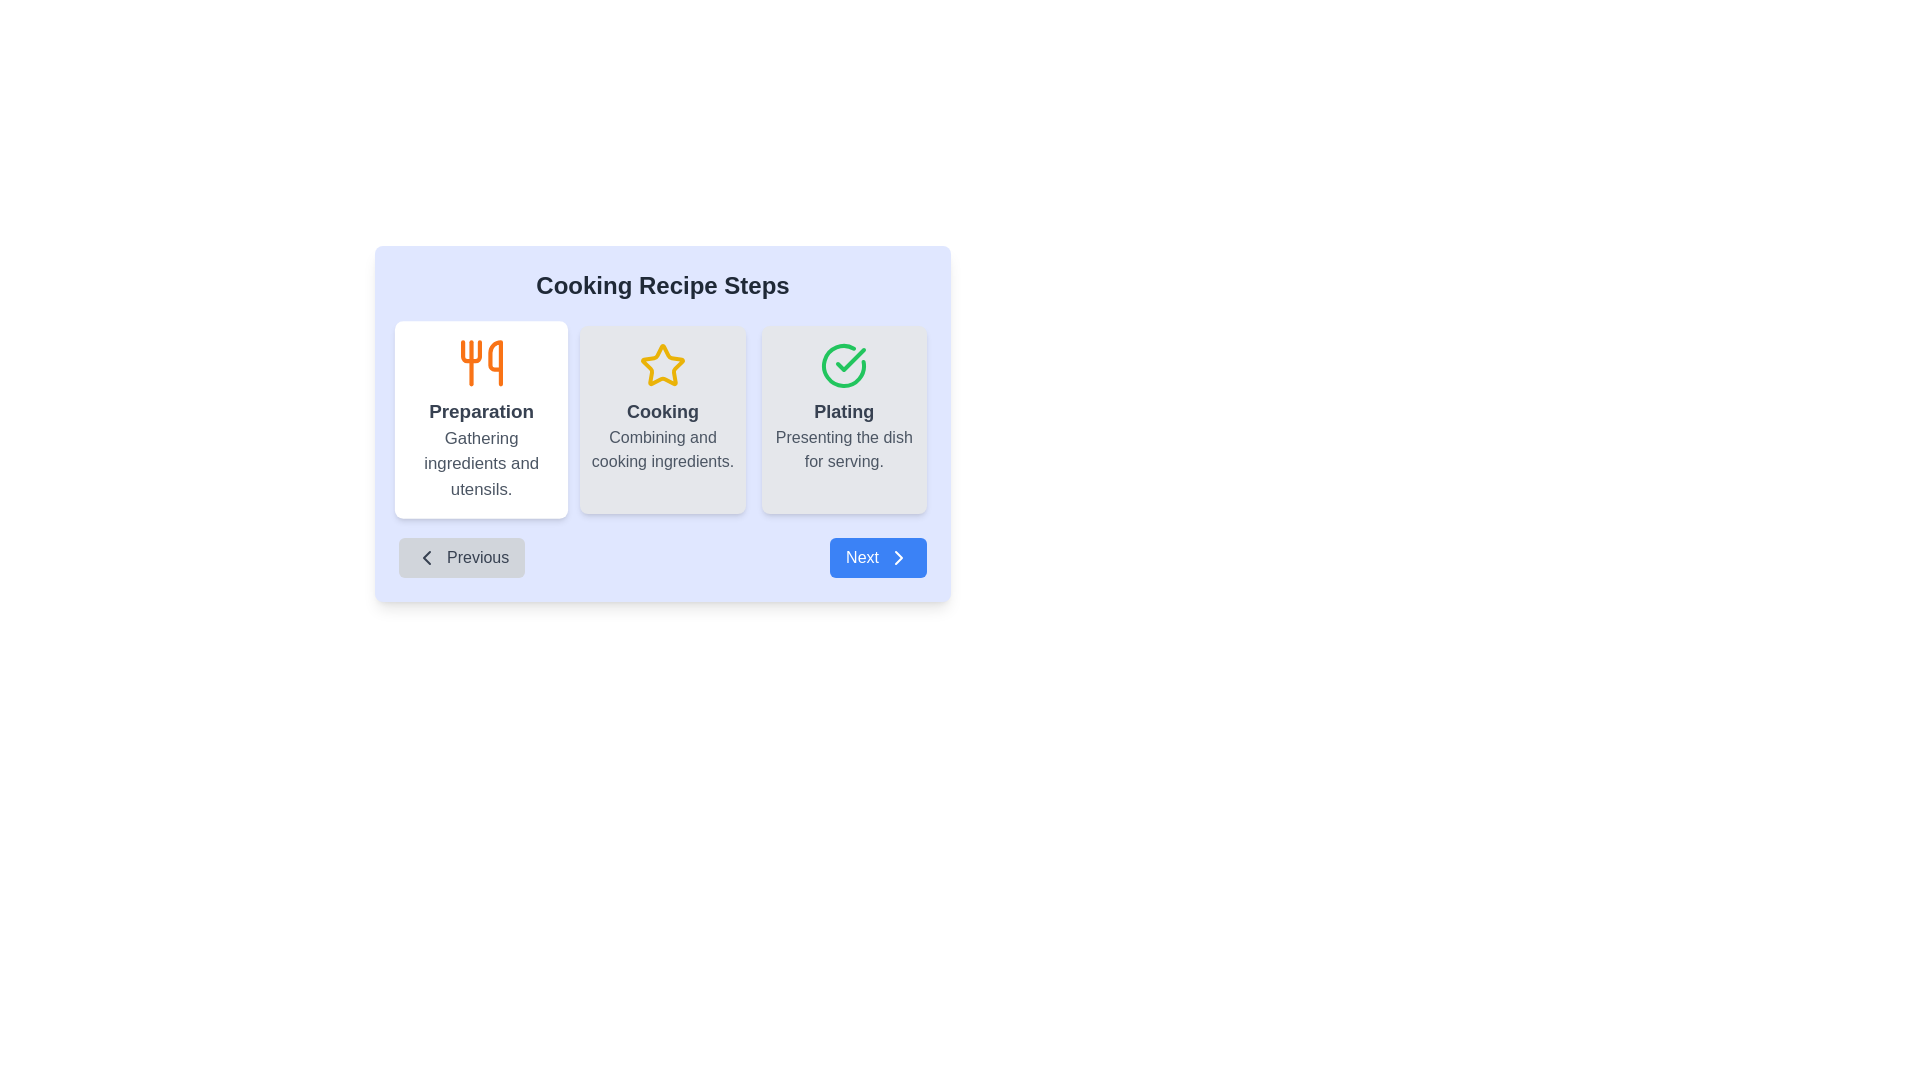 The height and width of the screenshot is (1080, 1920). I want to click on the Left-chevron navigation icon, which is located inside the 'Previous' button at the bottom-left corner of the content area to move to the previous section, so click(426, 558).